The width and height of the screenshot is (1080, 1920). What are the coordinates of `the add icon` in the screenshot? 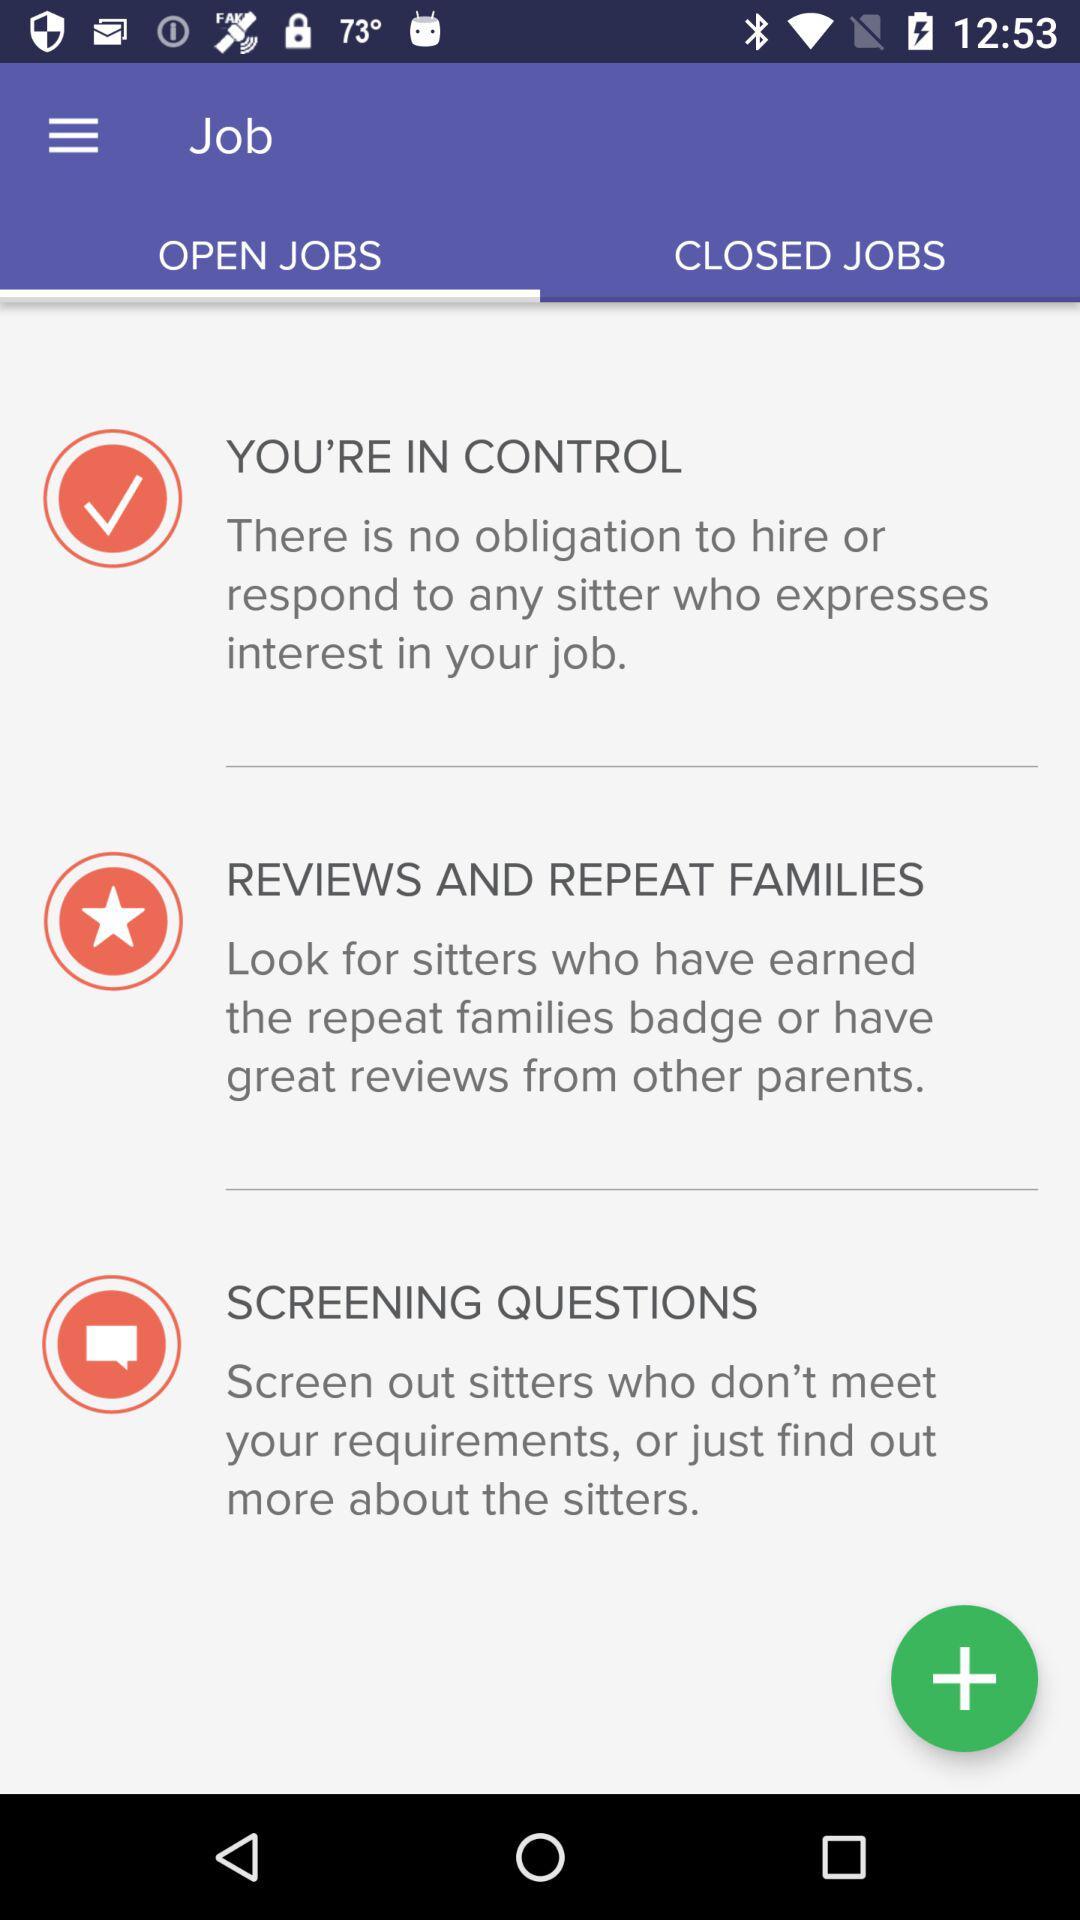 It's located at (963, 1678).